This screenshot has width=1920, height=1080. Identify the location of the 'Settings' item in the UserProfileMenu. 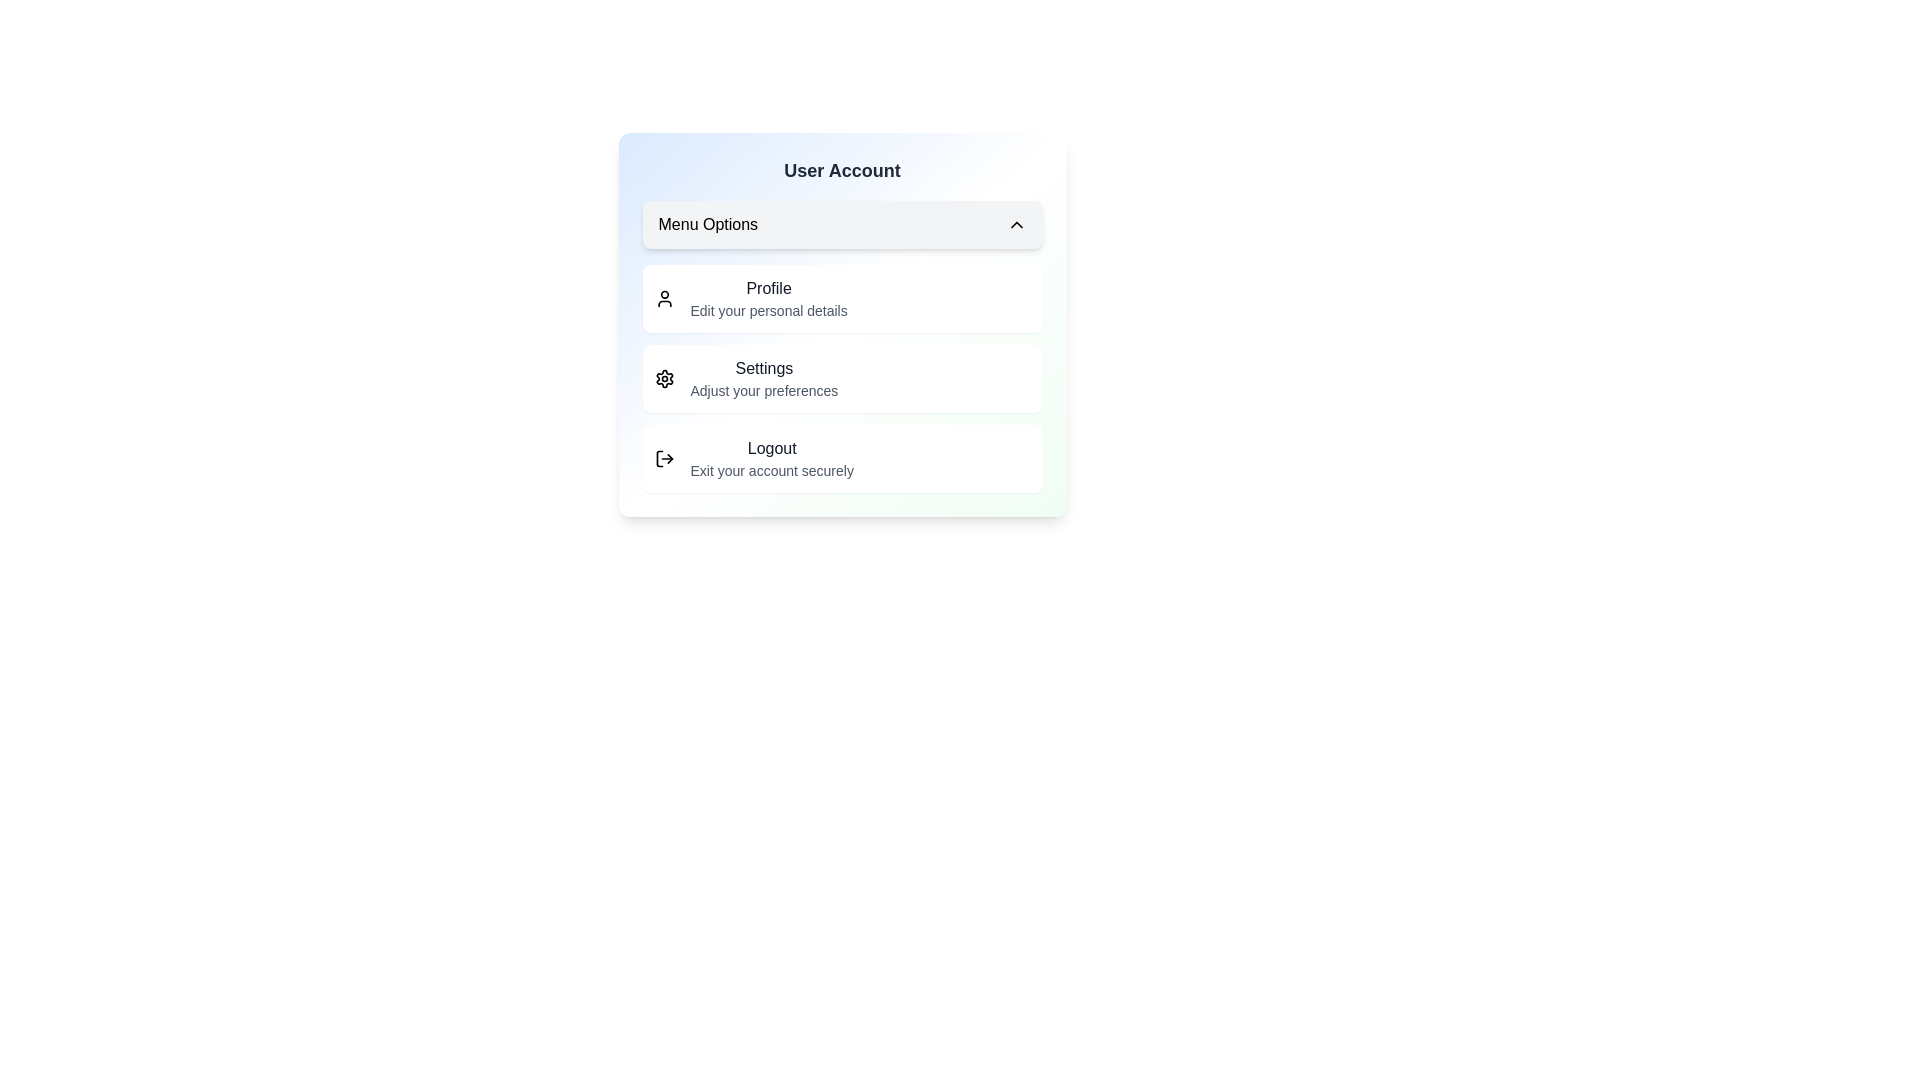
(842, 378).